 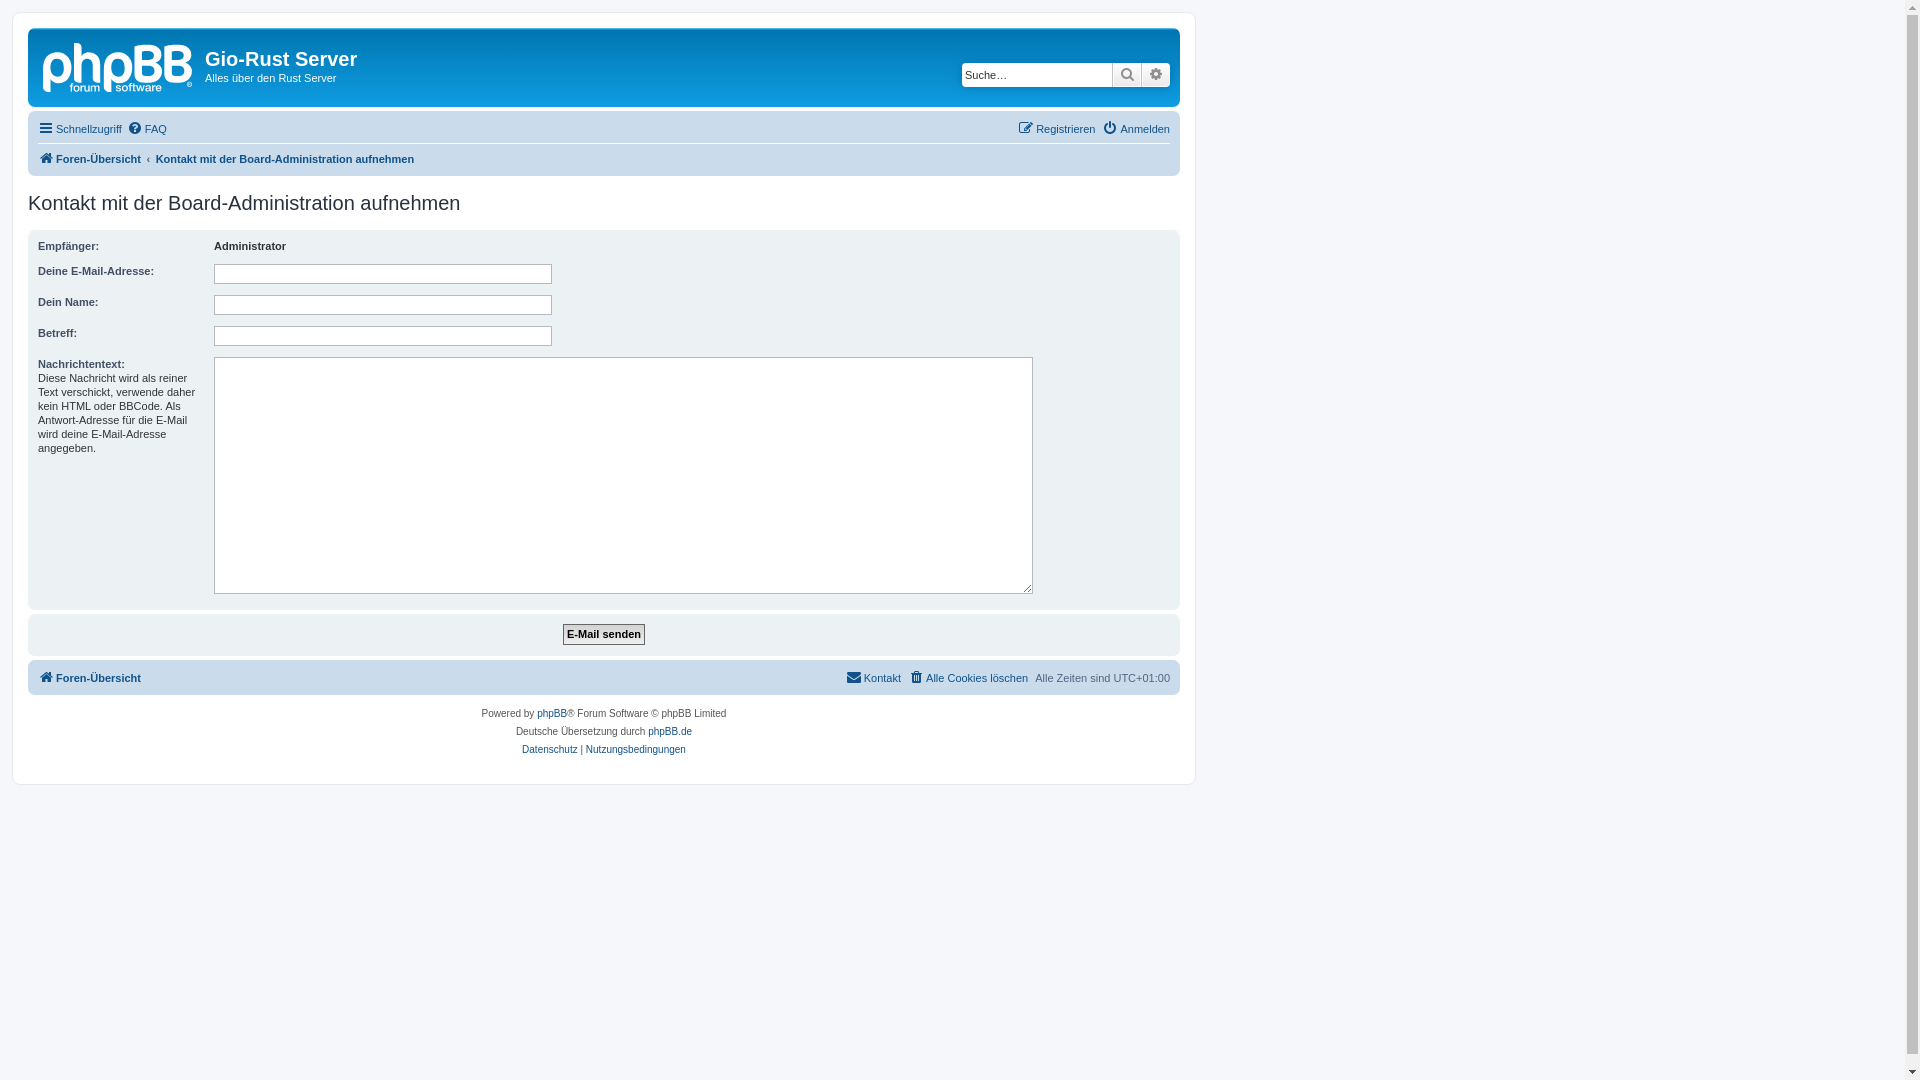 What do you see at coordinates (1142, 73) in the screenshot?
I see `'Erweiterte Suche'` at bounding box center [1142, 73].